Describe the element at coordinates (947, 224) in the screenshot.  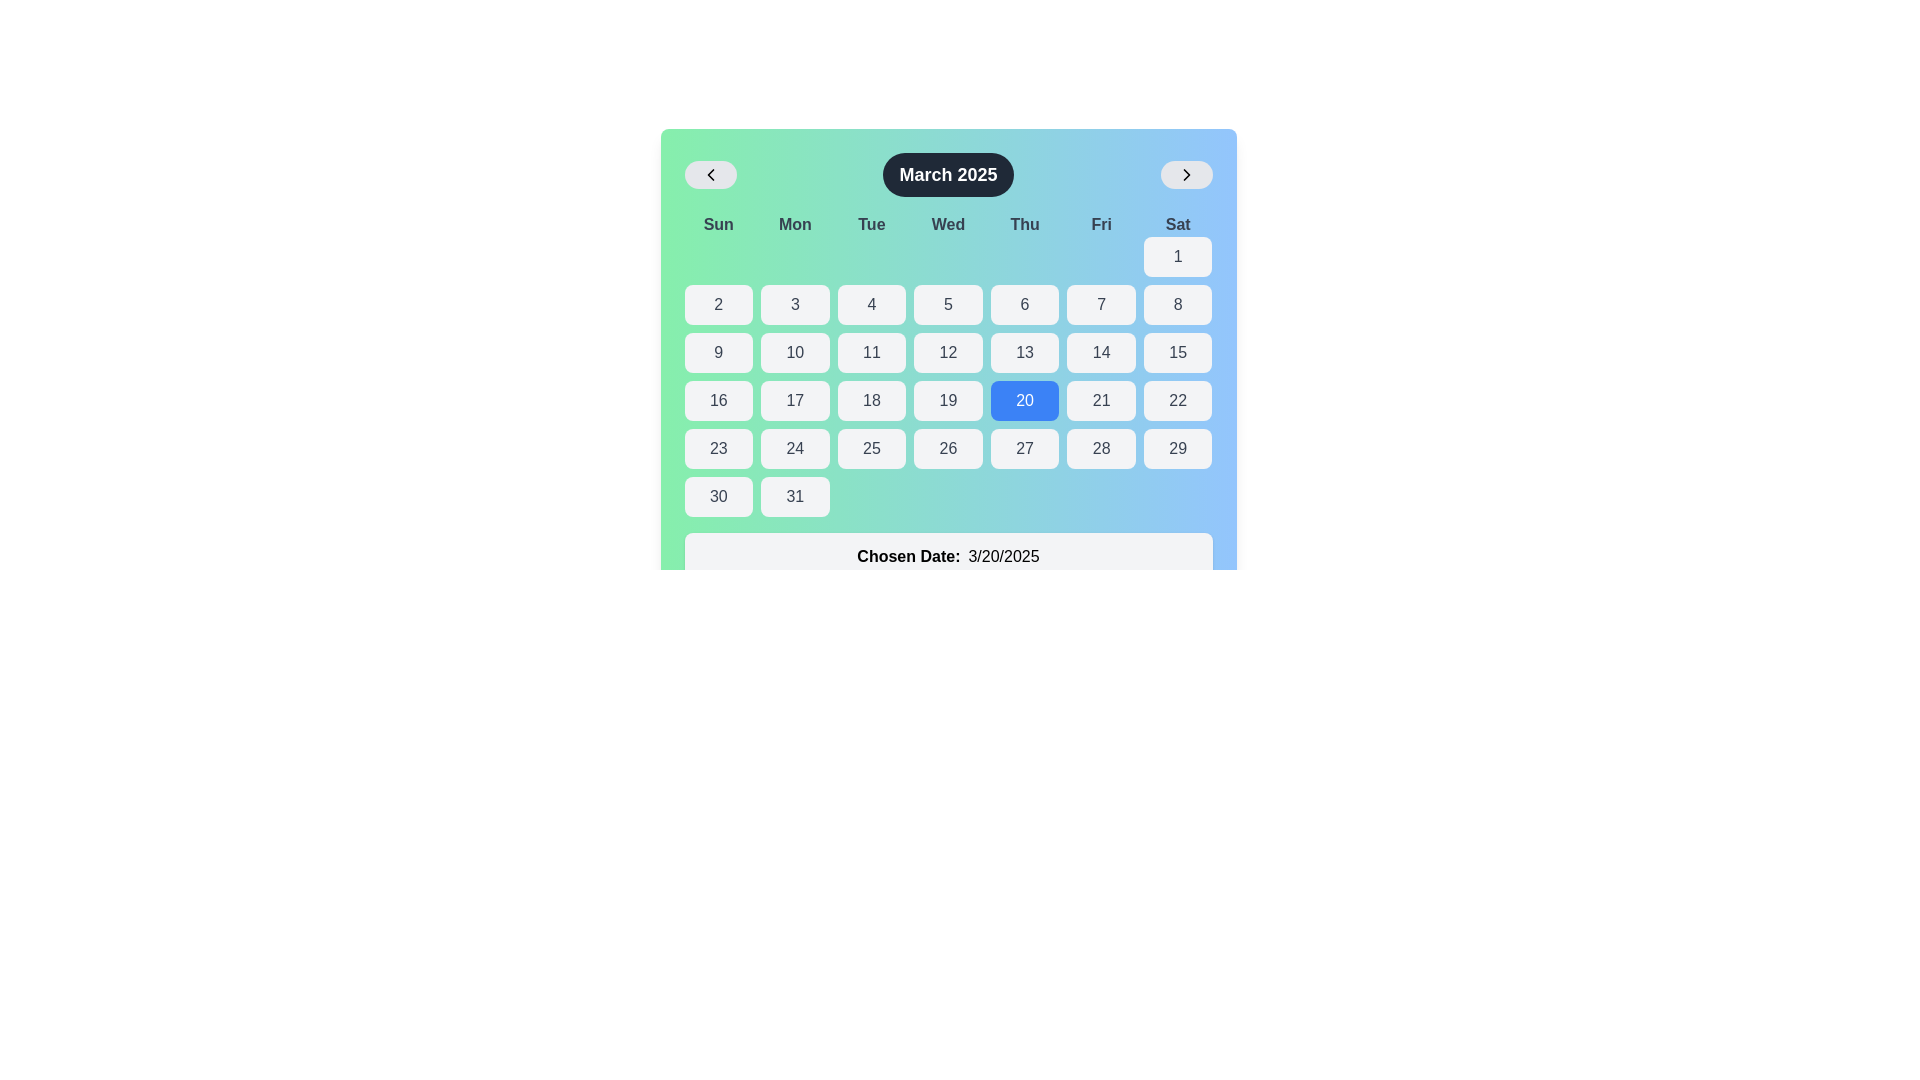
I see `the Text Label element displaying 'Wed', which is styled in bold gray font and located in the fourth column of the days of the week grid under the 'March 2025' header` at that location.